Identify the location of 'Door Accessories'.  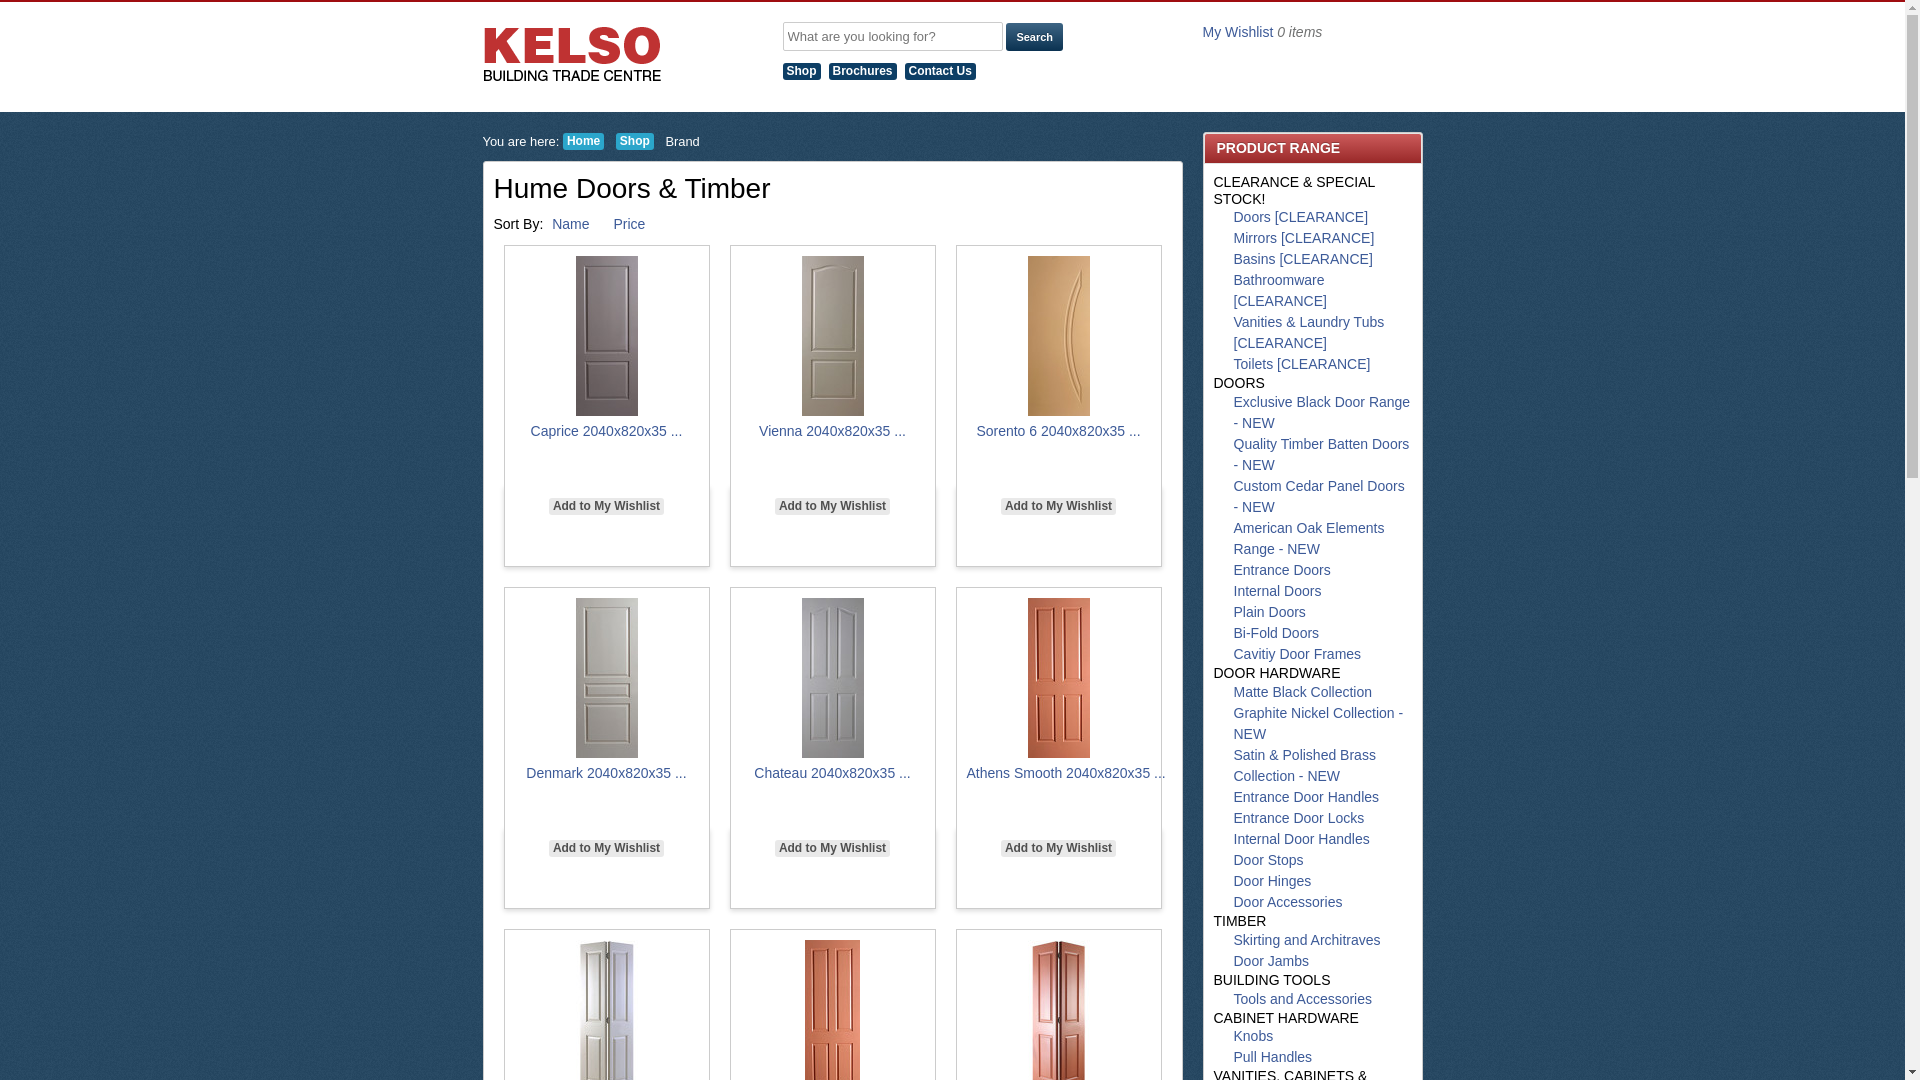
(1288, 902).